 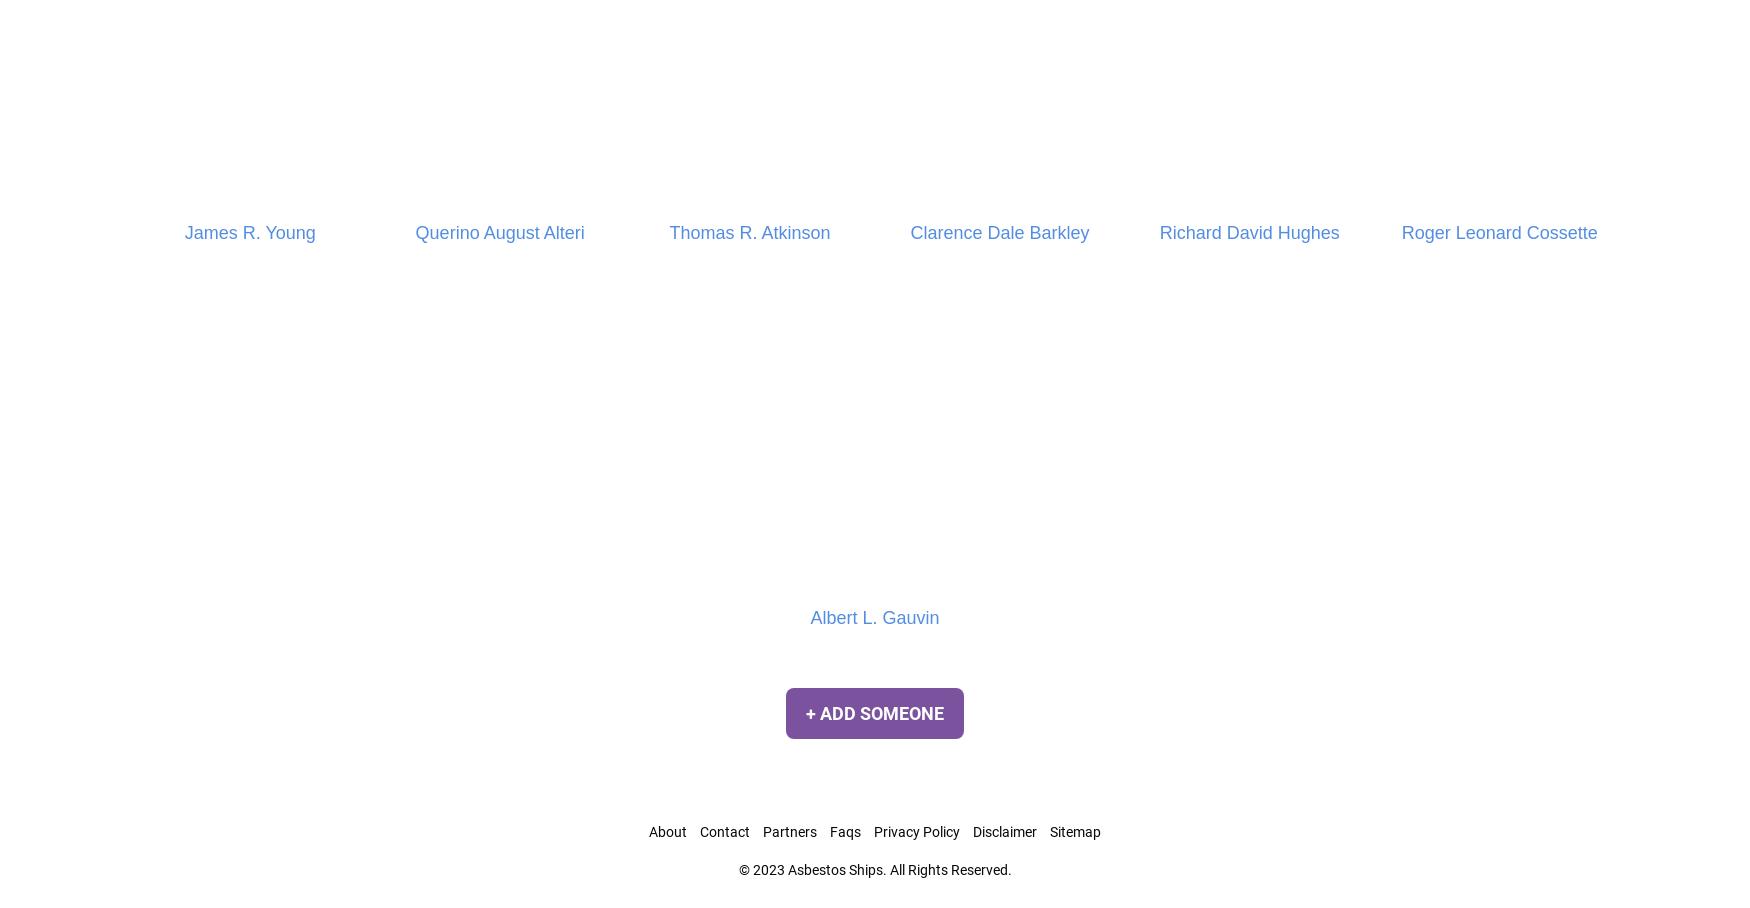 What do you see at coordinates (874, 615) in the screenshot?
I see `'Albert L. Gauvin'` at bounding box center [874, 615].